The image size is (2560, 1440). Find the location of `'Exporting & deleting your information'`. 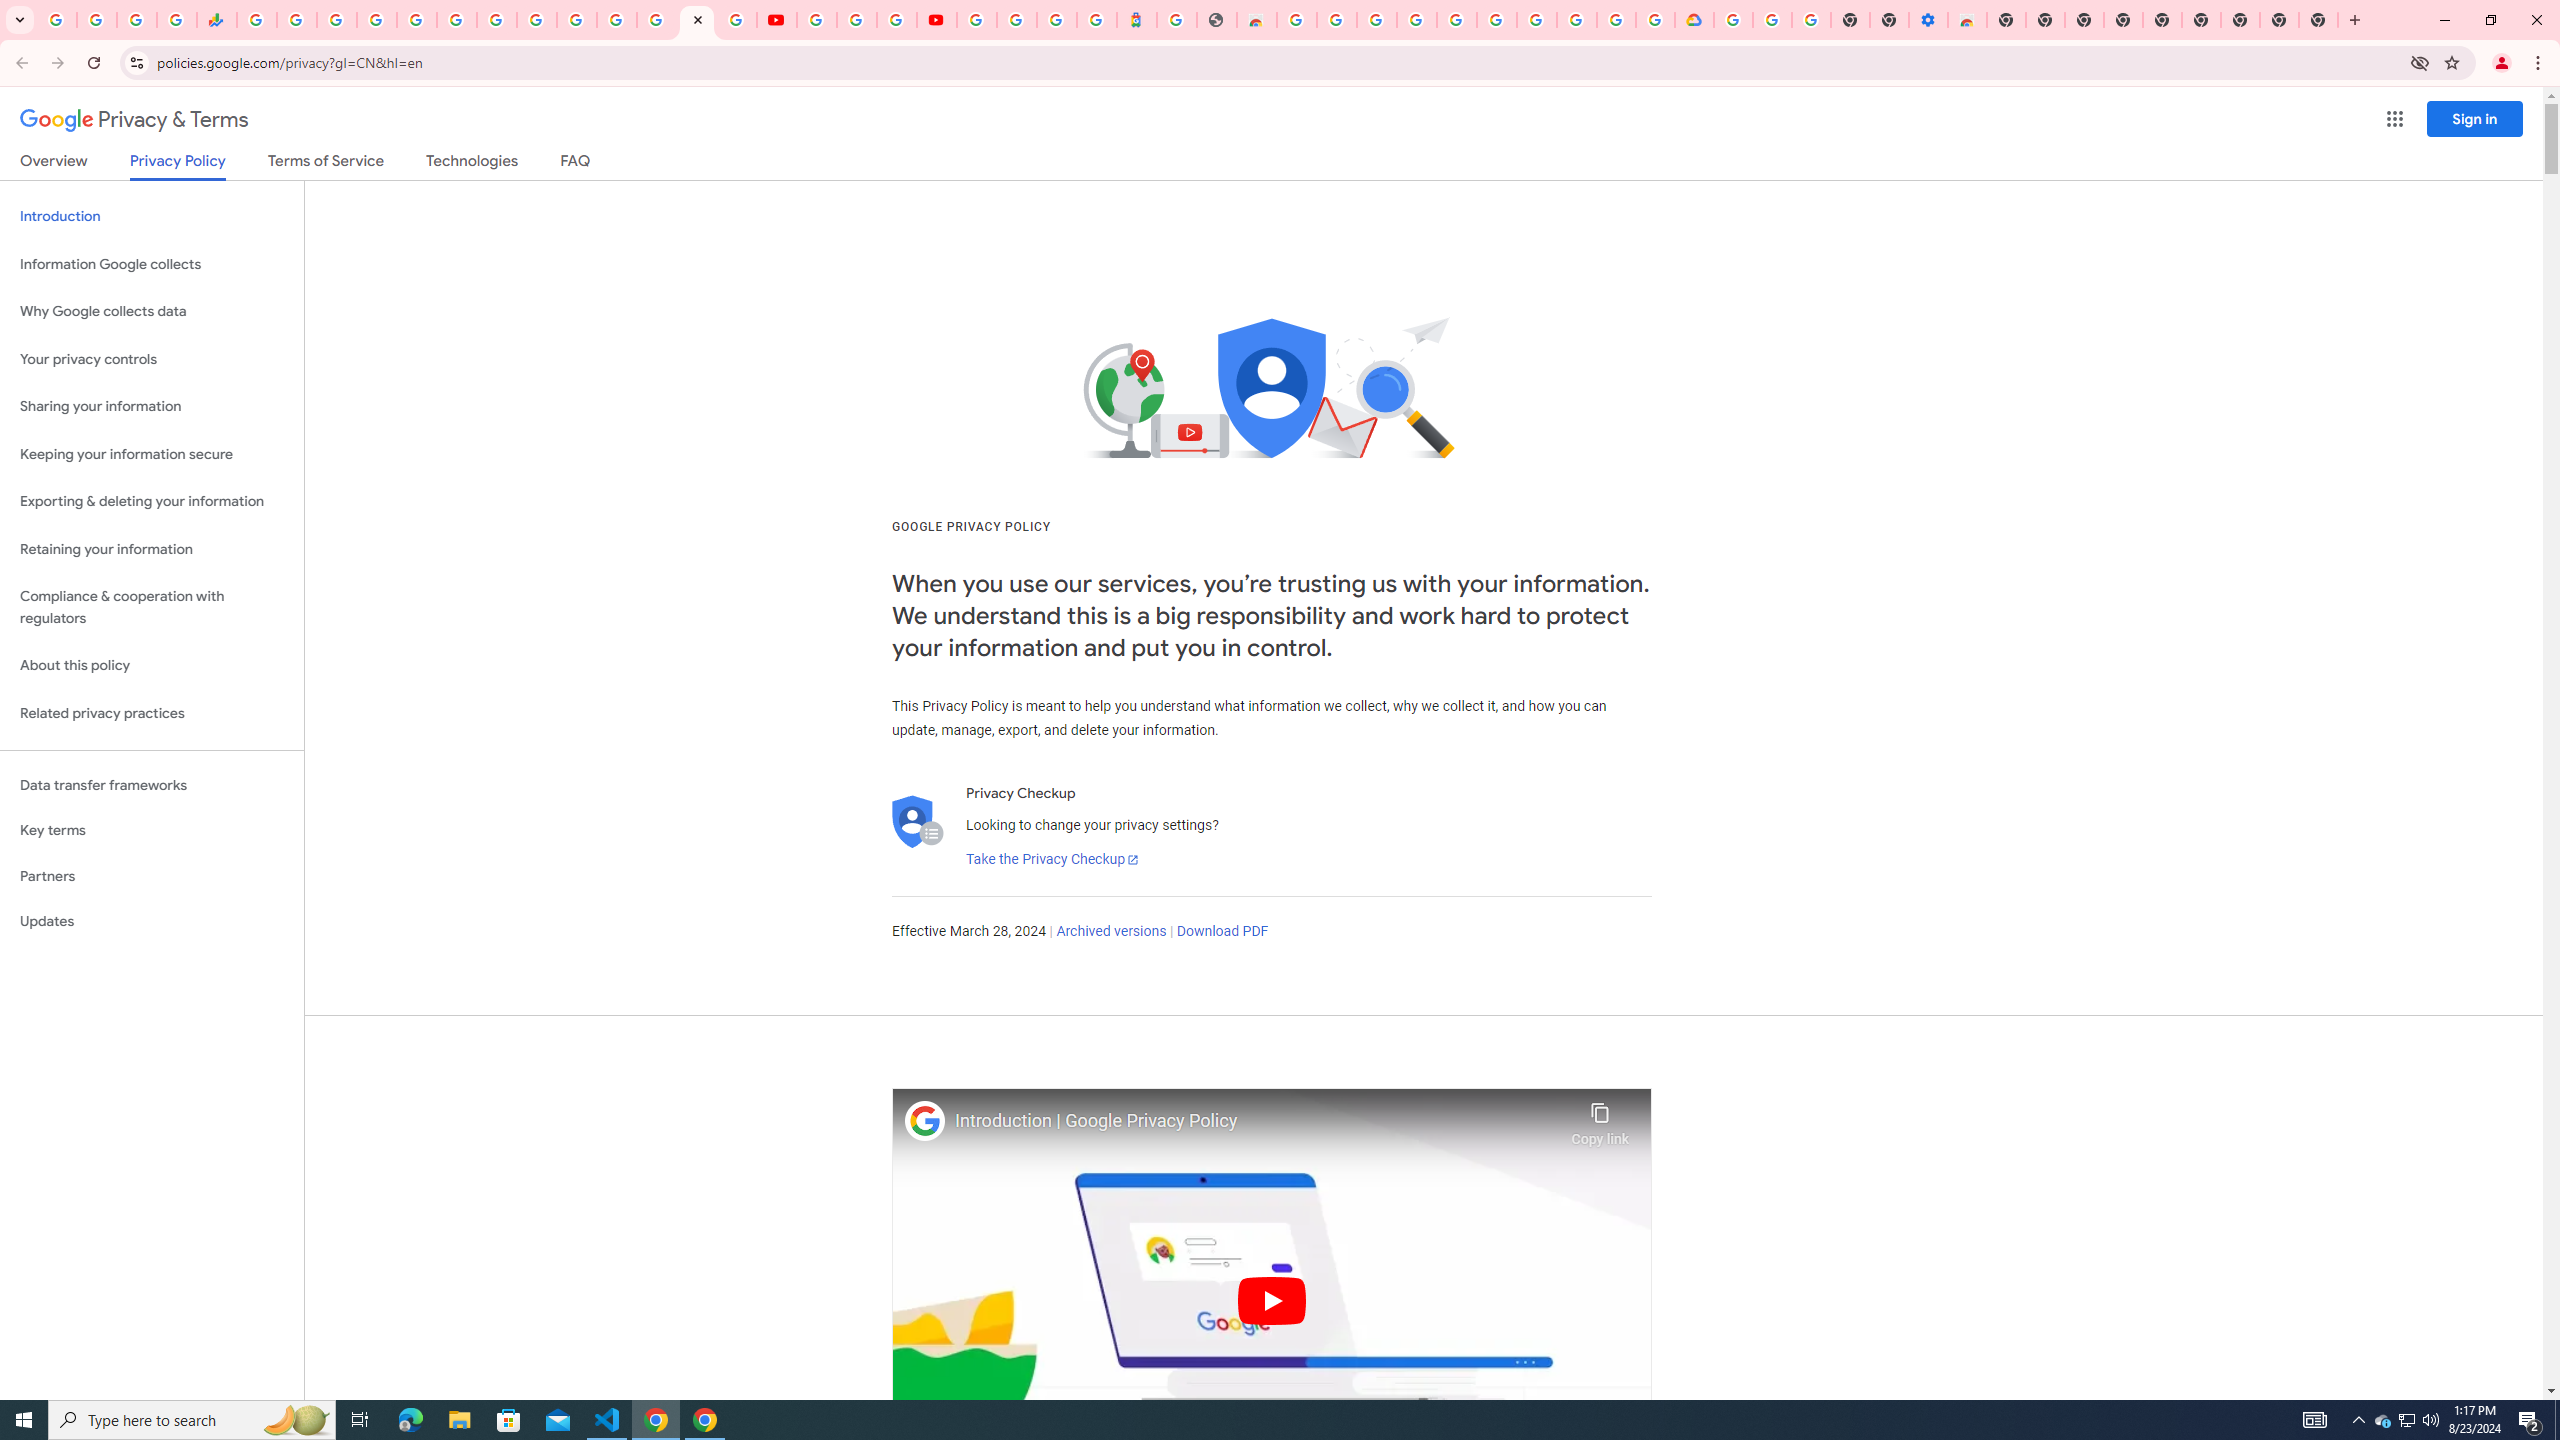

'Exporting & deleting your information' is located at coordinates (151, 501).